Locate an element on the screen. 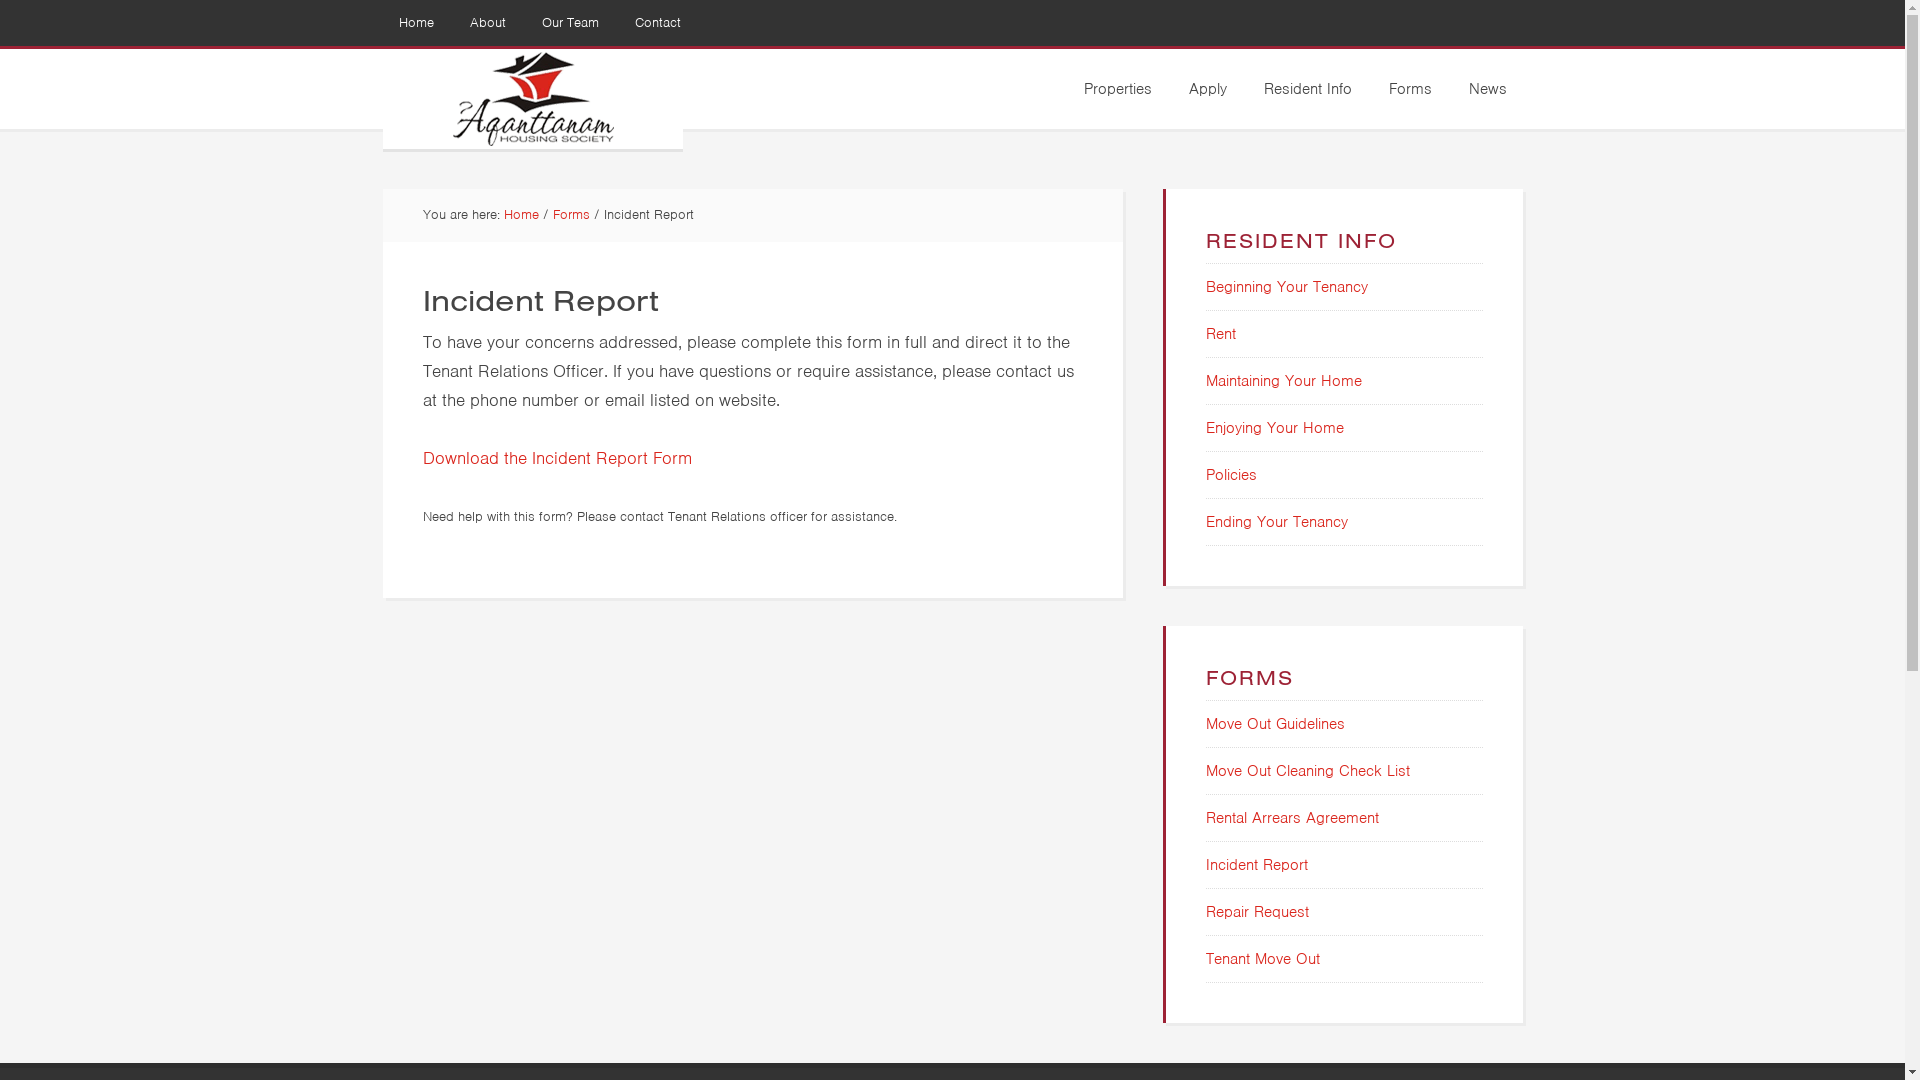  'Rent' is located at coordinates (1219, 333).